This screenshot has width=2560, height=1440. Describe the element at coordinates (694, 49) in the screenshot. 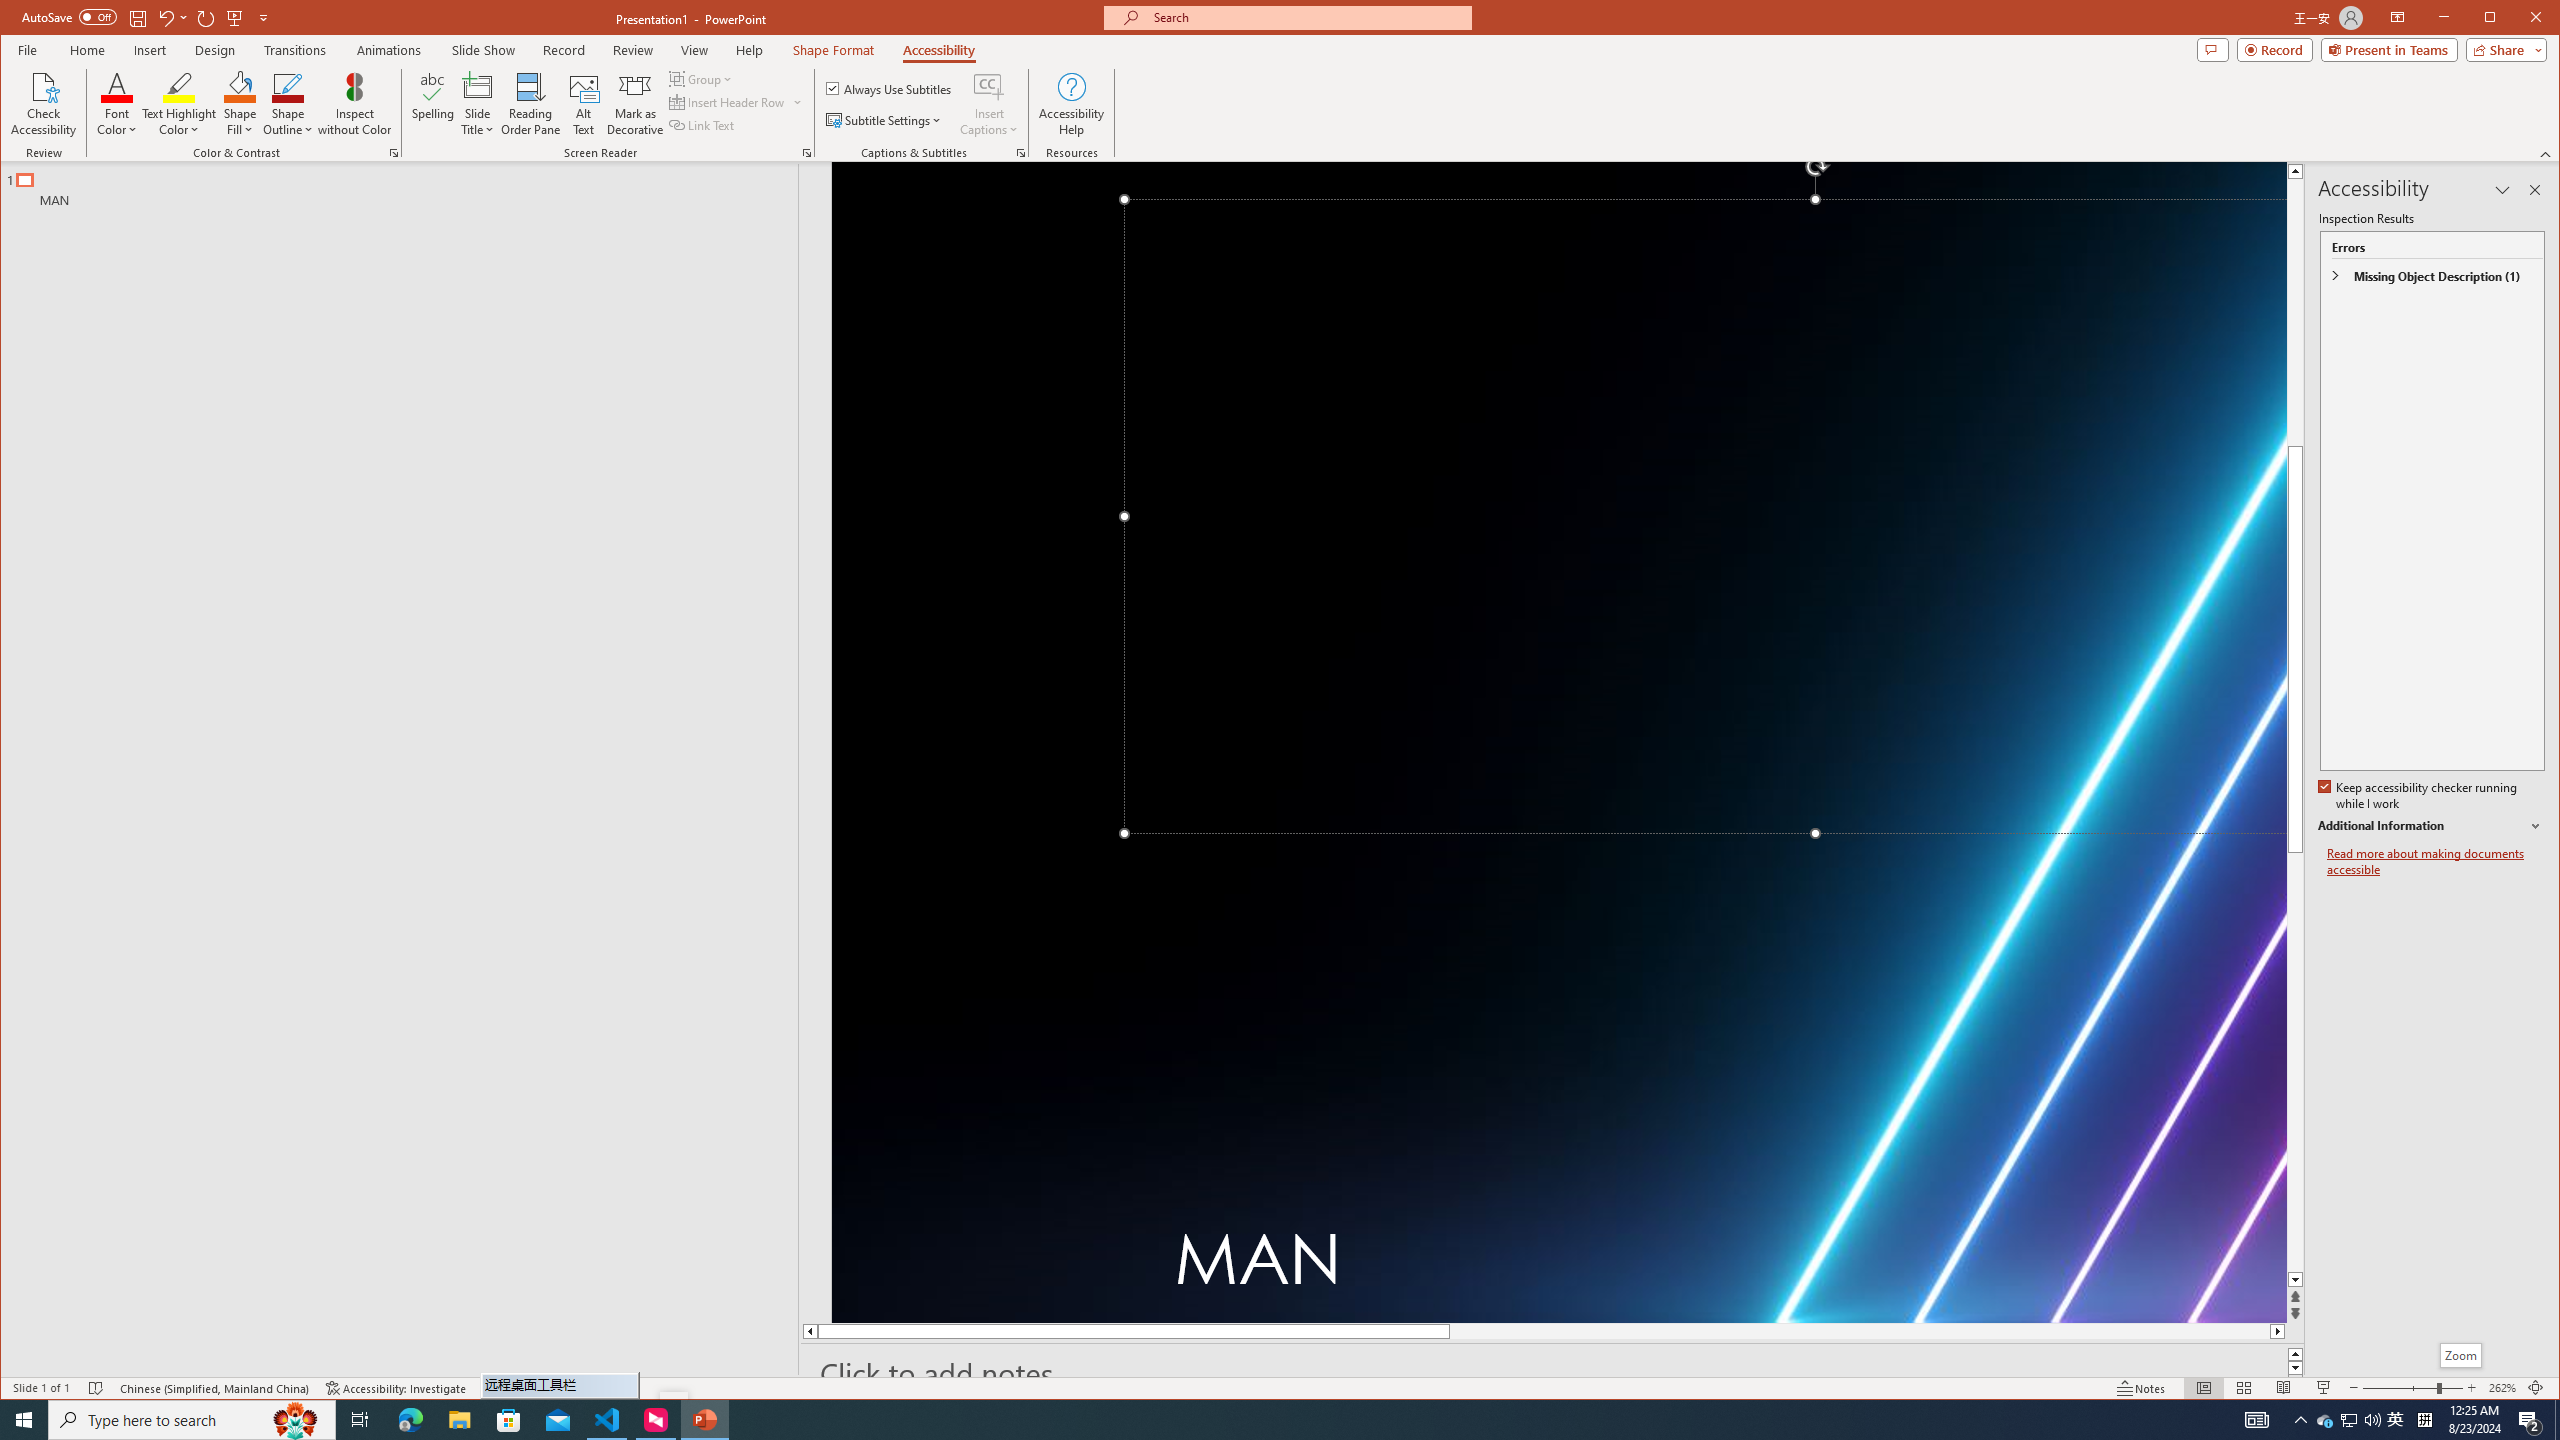

I see `'View'` at that location.